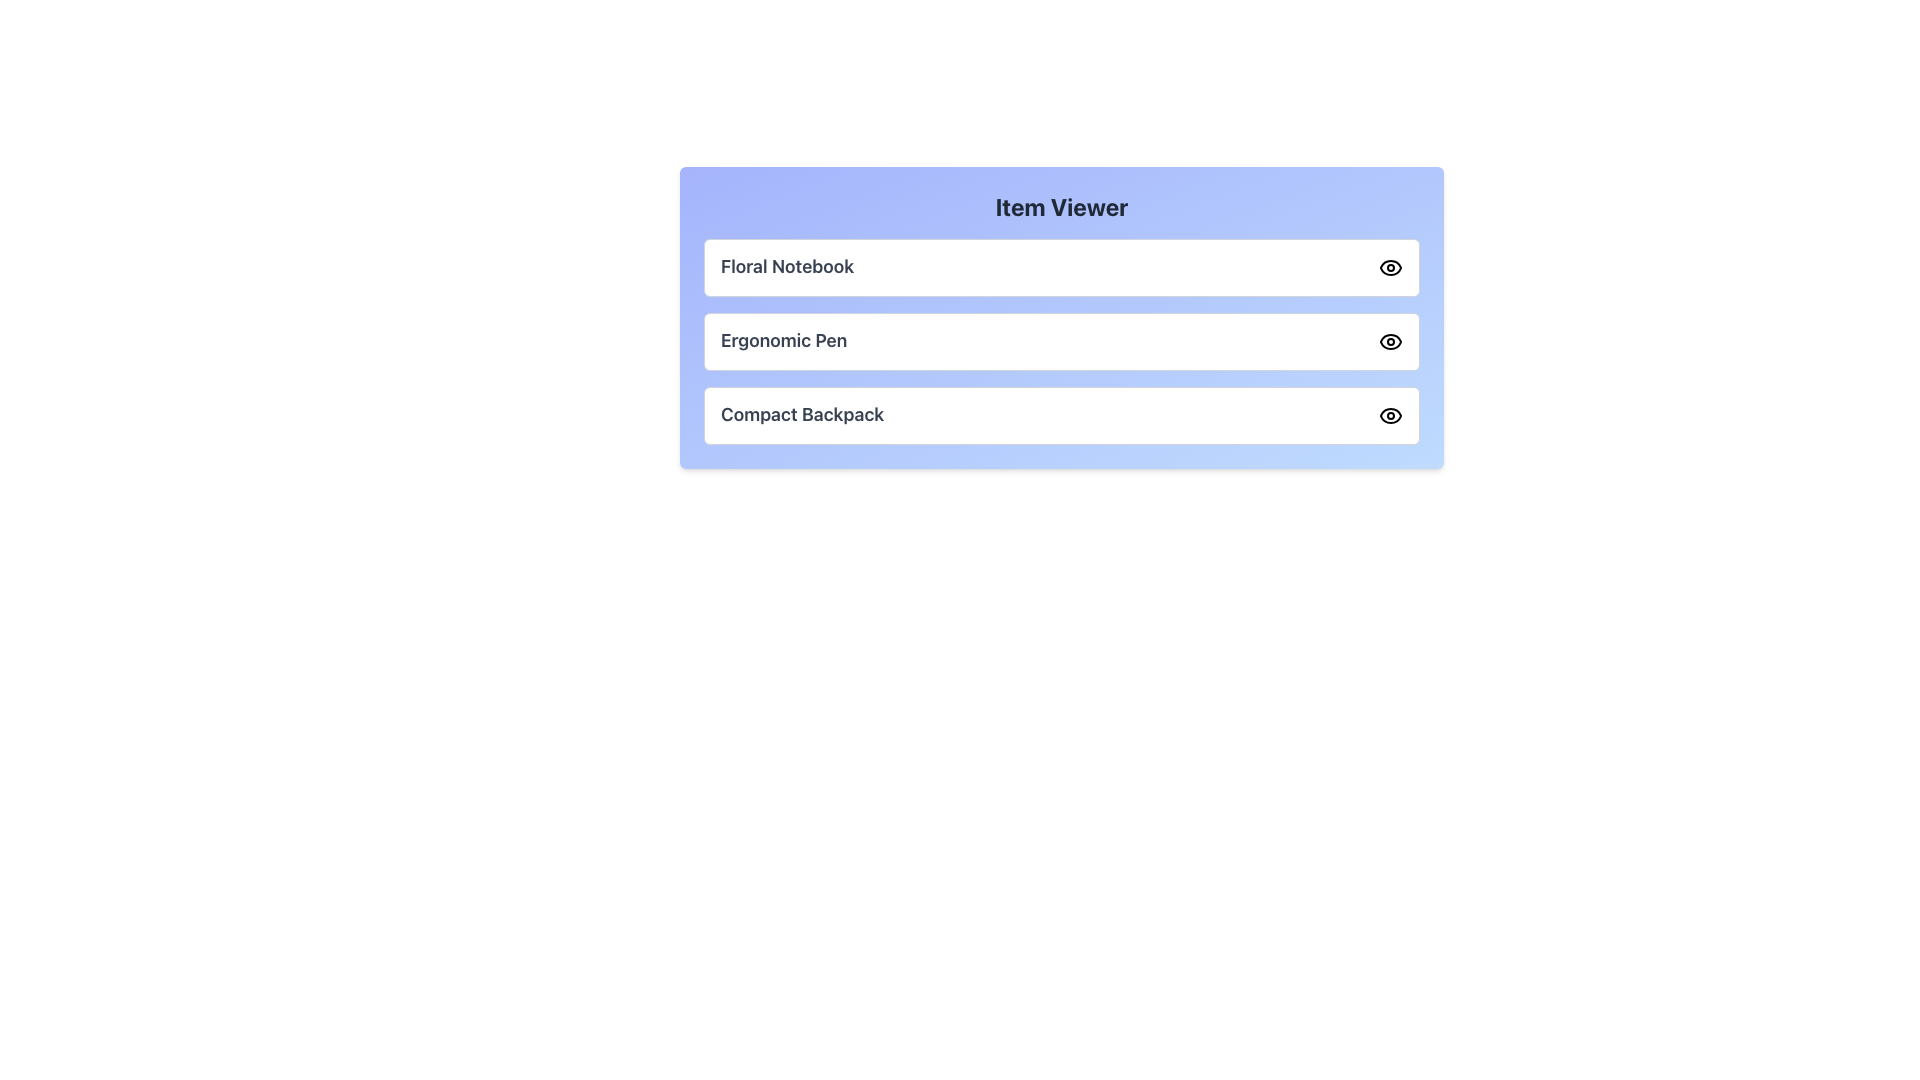  What do you see at coordinates (1390, 415) in the screenshot?
I see `the 'eye' icon located at the far-right of the row corresponding to 'Compact Backpack' in the 'Item Viewer' interface` at bounding box center [1390, 415].